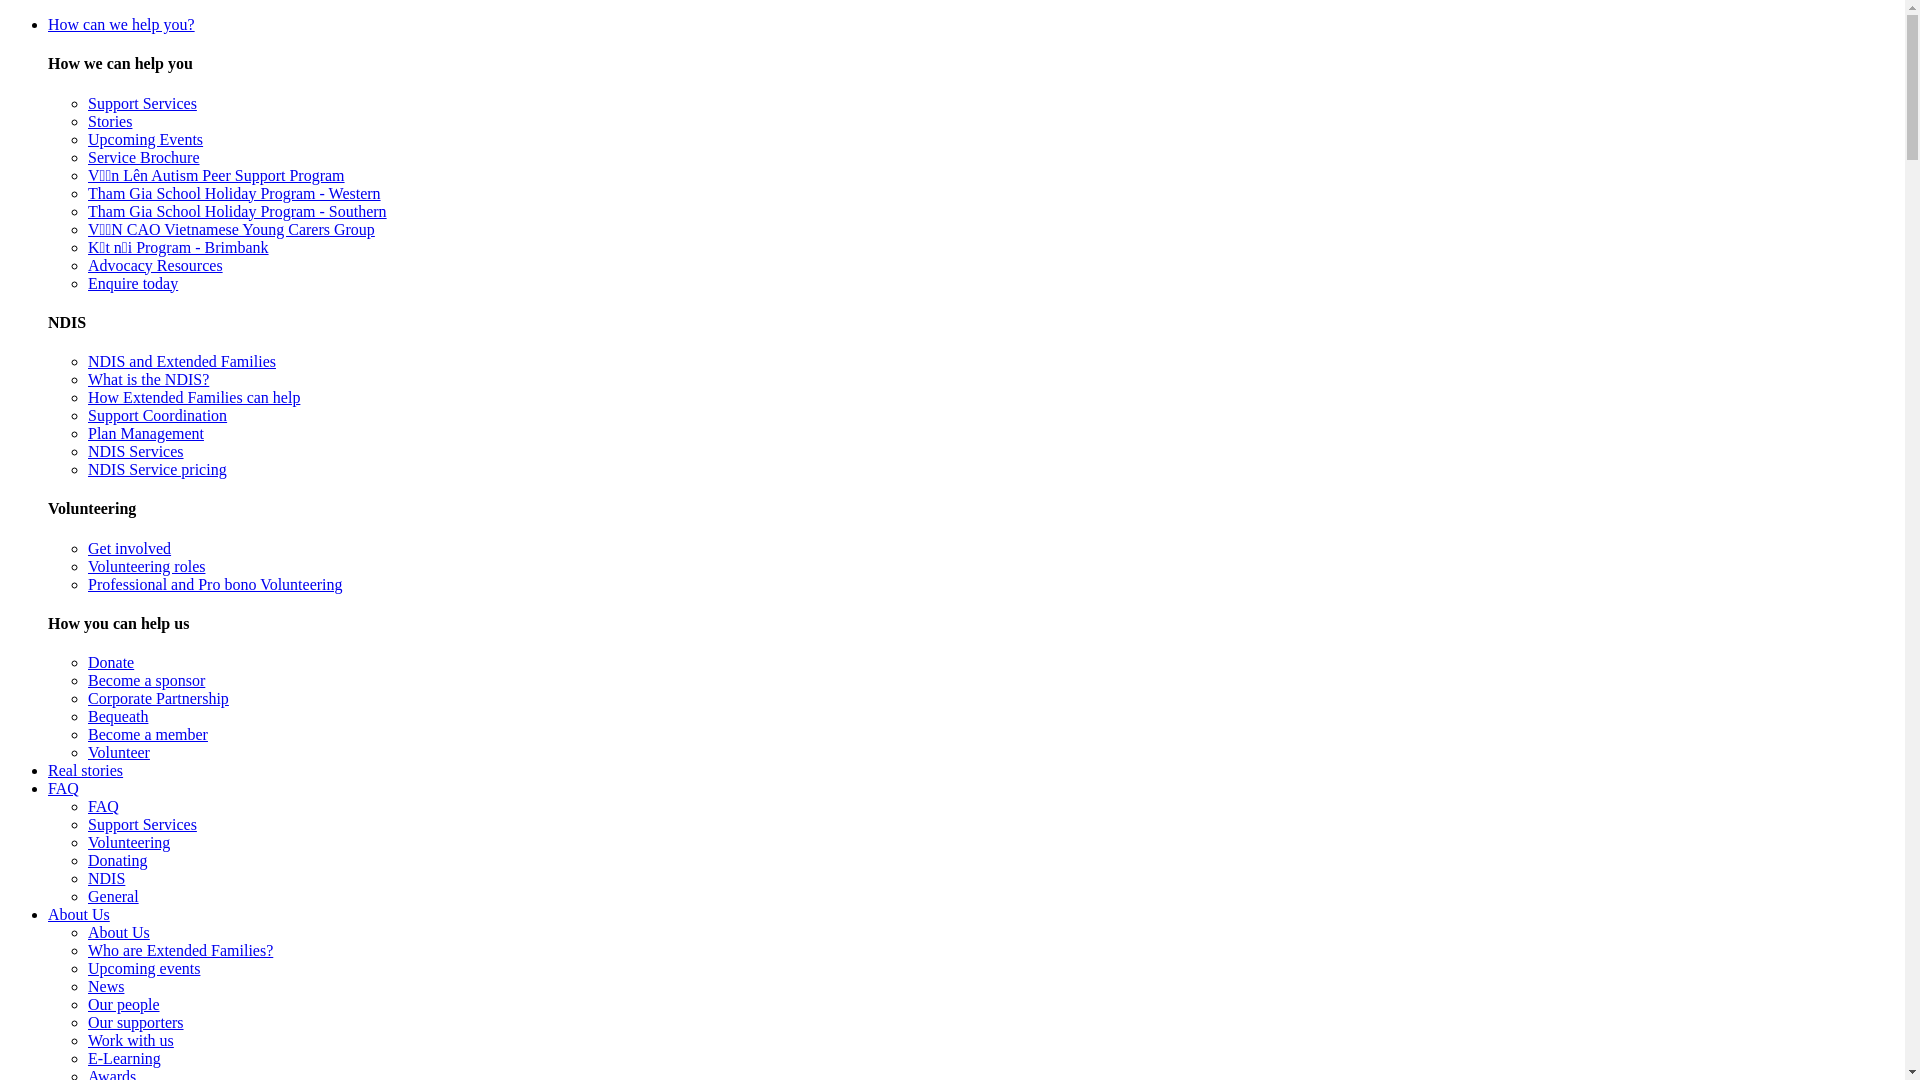  Describe the element at coordinates (102, 805) in the screenshot. I see `'FAQ'` at that location.